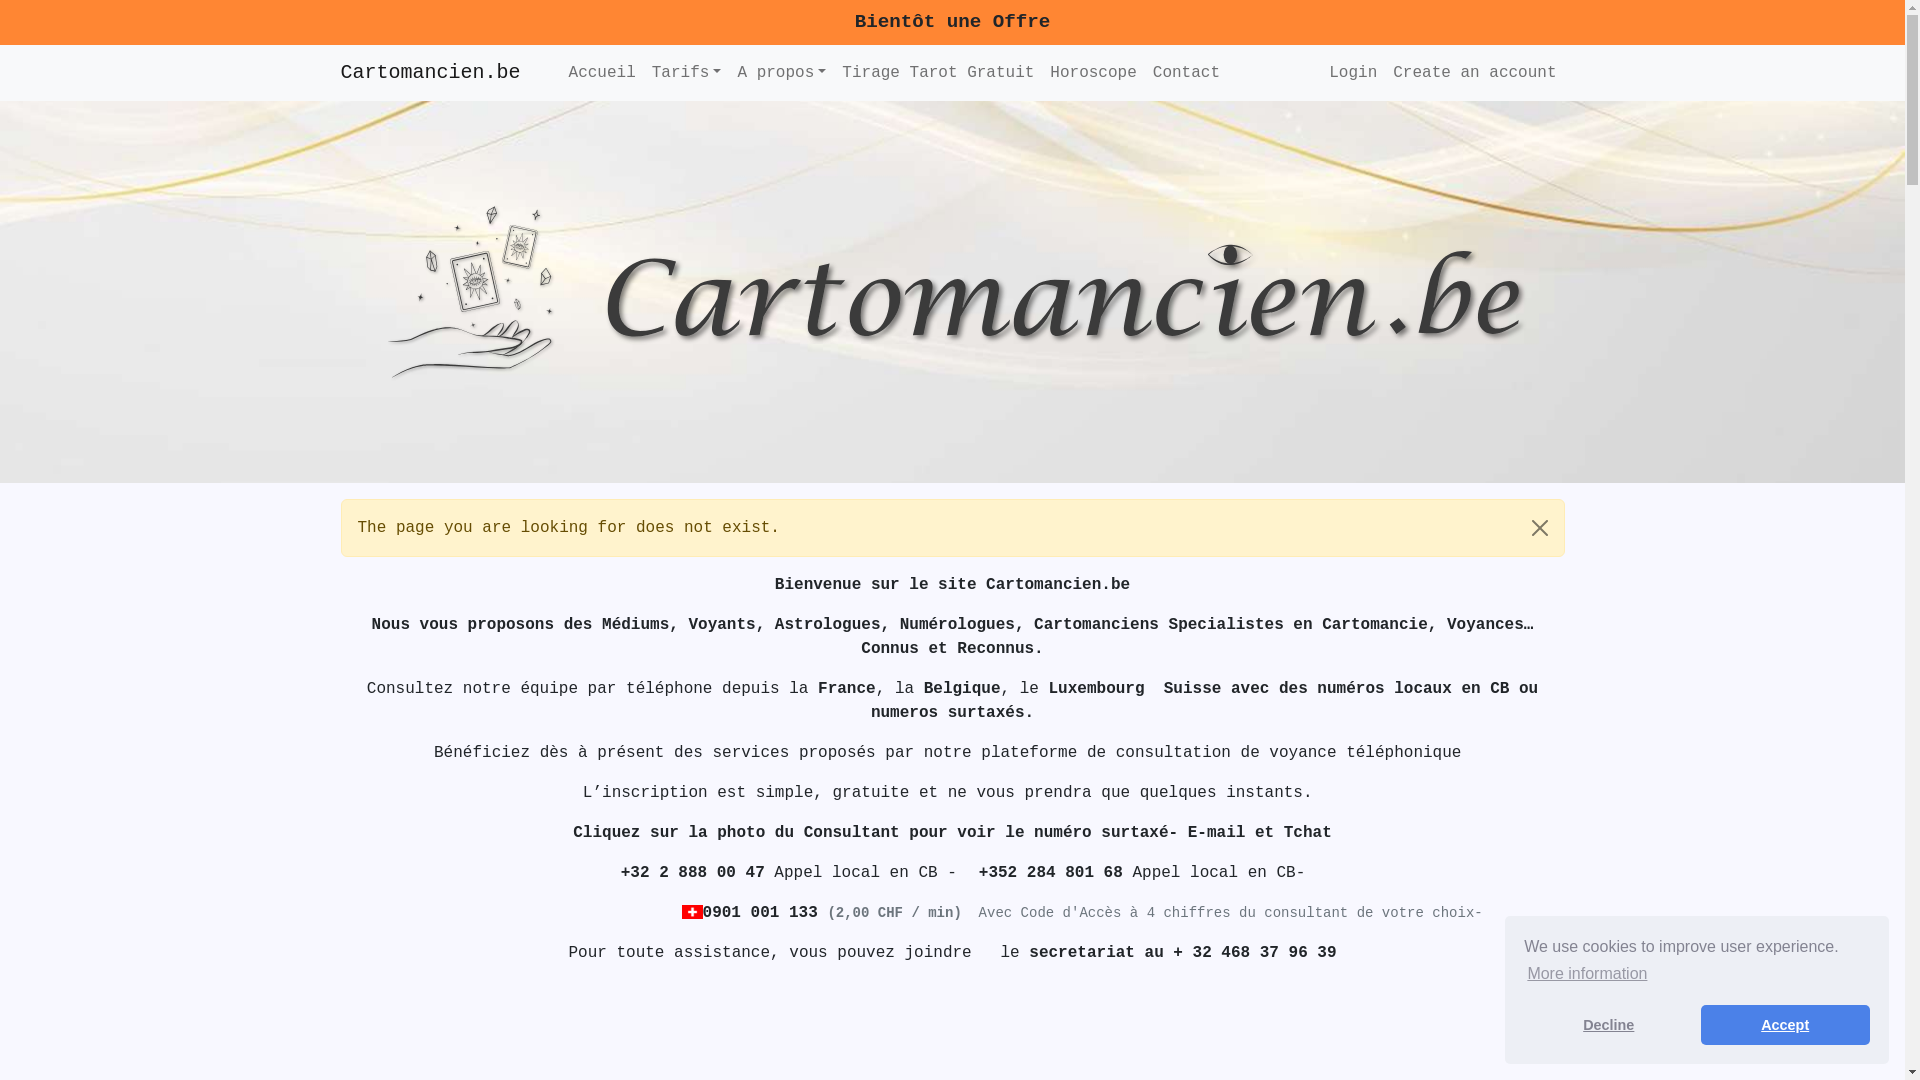  What do you see at coordinates (601, 72) in the screenshot?
I see `'Accueil'` at bounding box center [601, 72].